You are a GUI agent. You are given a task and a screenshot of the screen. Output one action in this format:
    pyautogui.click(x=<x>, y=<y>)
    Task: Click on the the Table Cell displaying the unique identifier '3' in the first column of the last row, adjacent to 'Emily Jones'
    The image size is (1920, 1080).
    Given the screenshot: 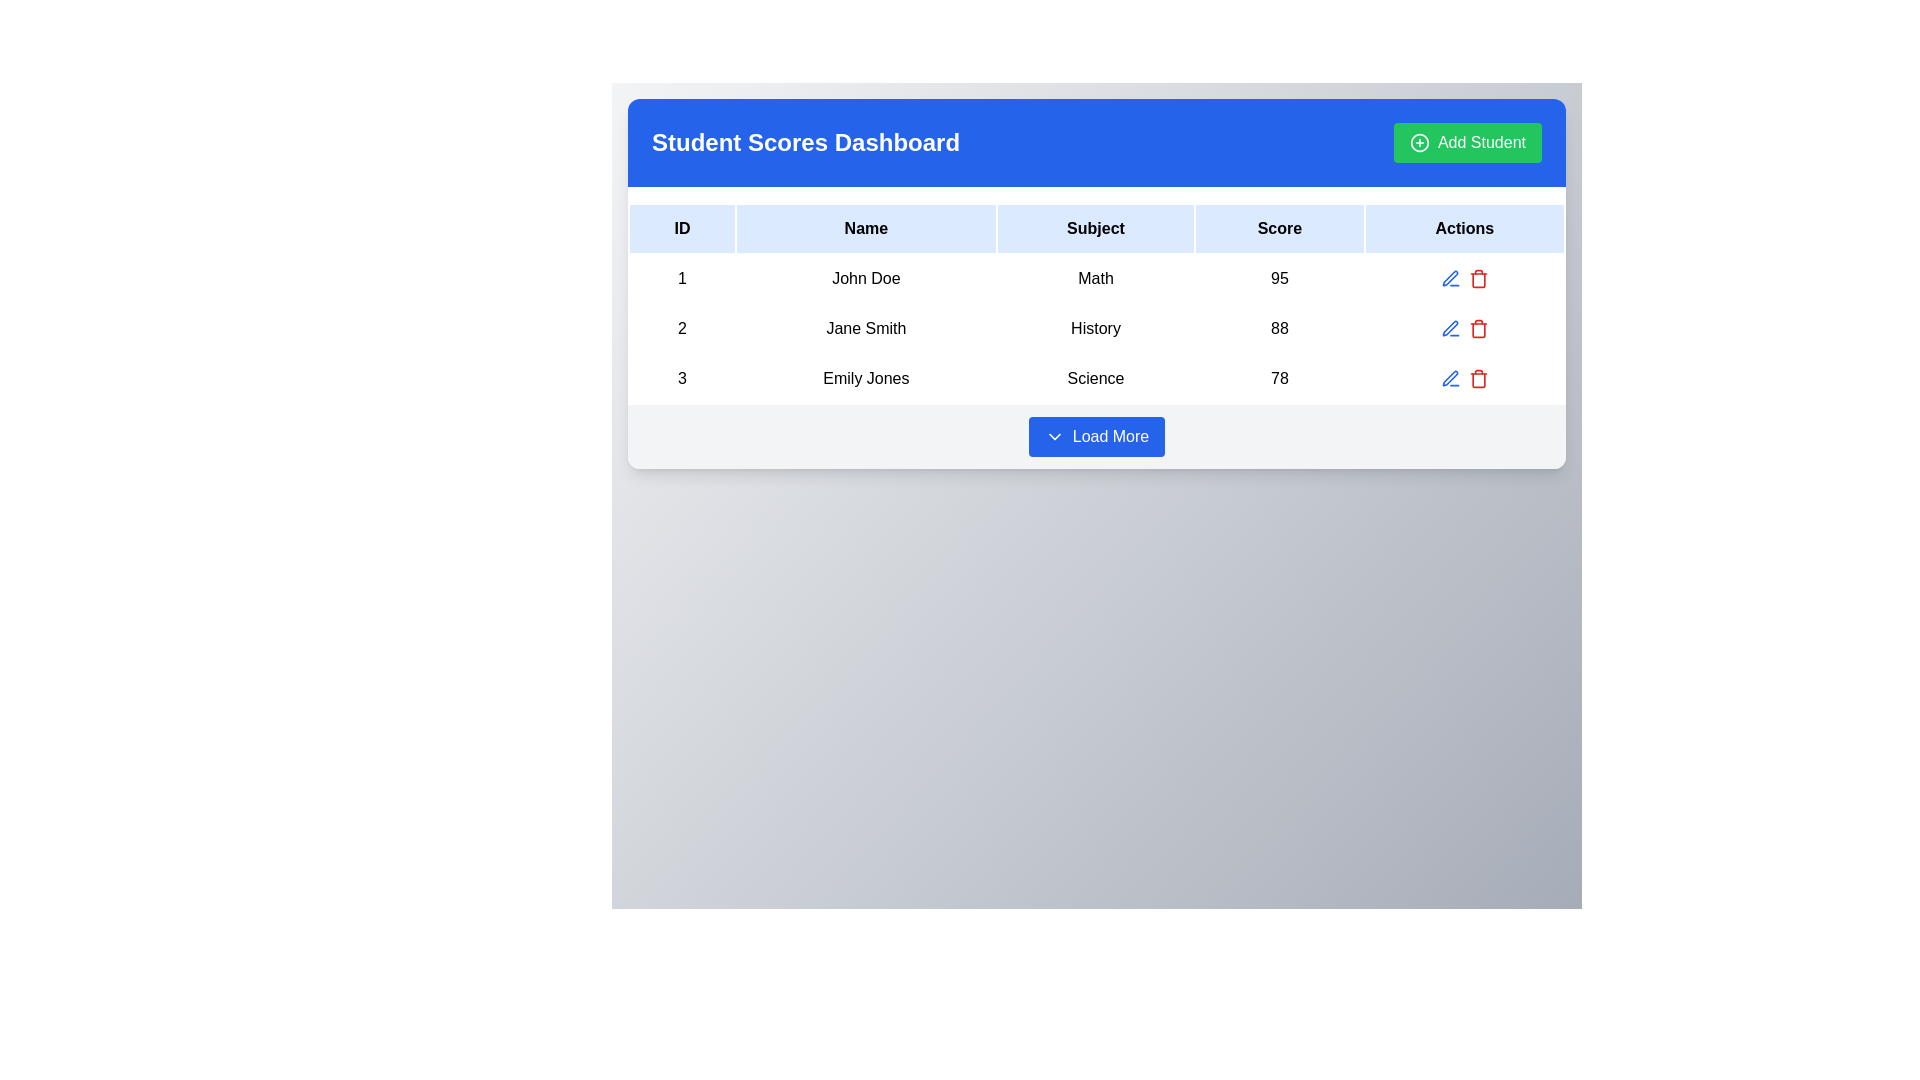 What is the action you would take?
    pyautogui.click(x=682, y=378)
    